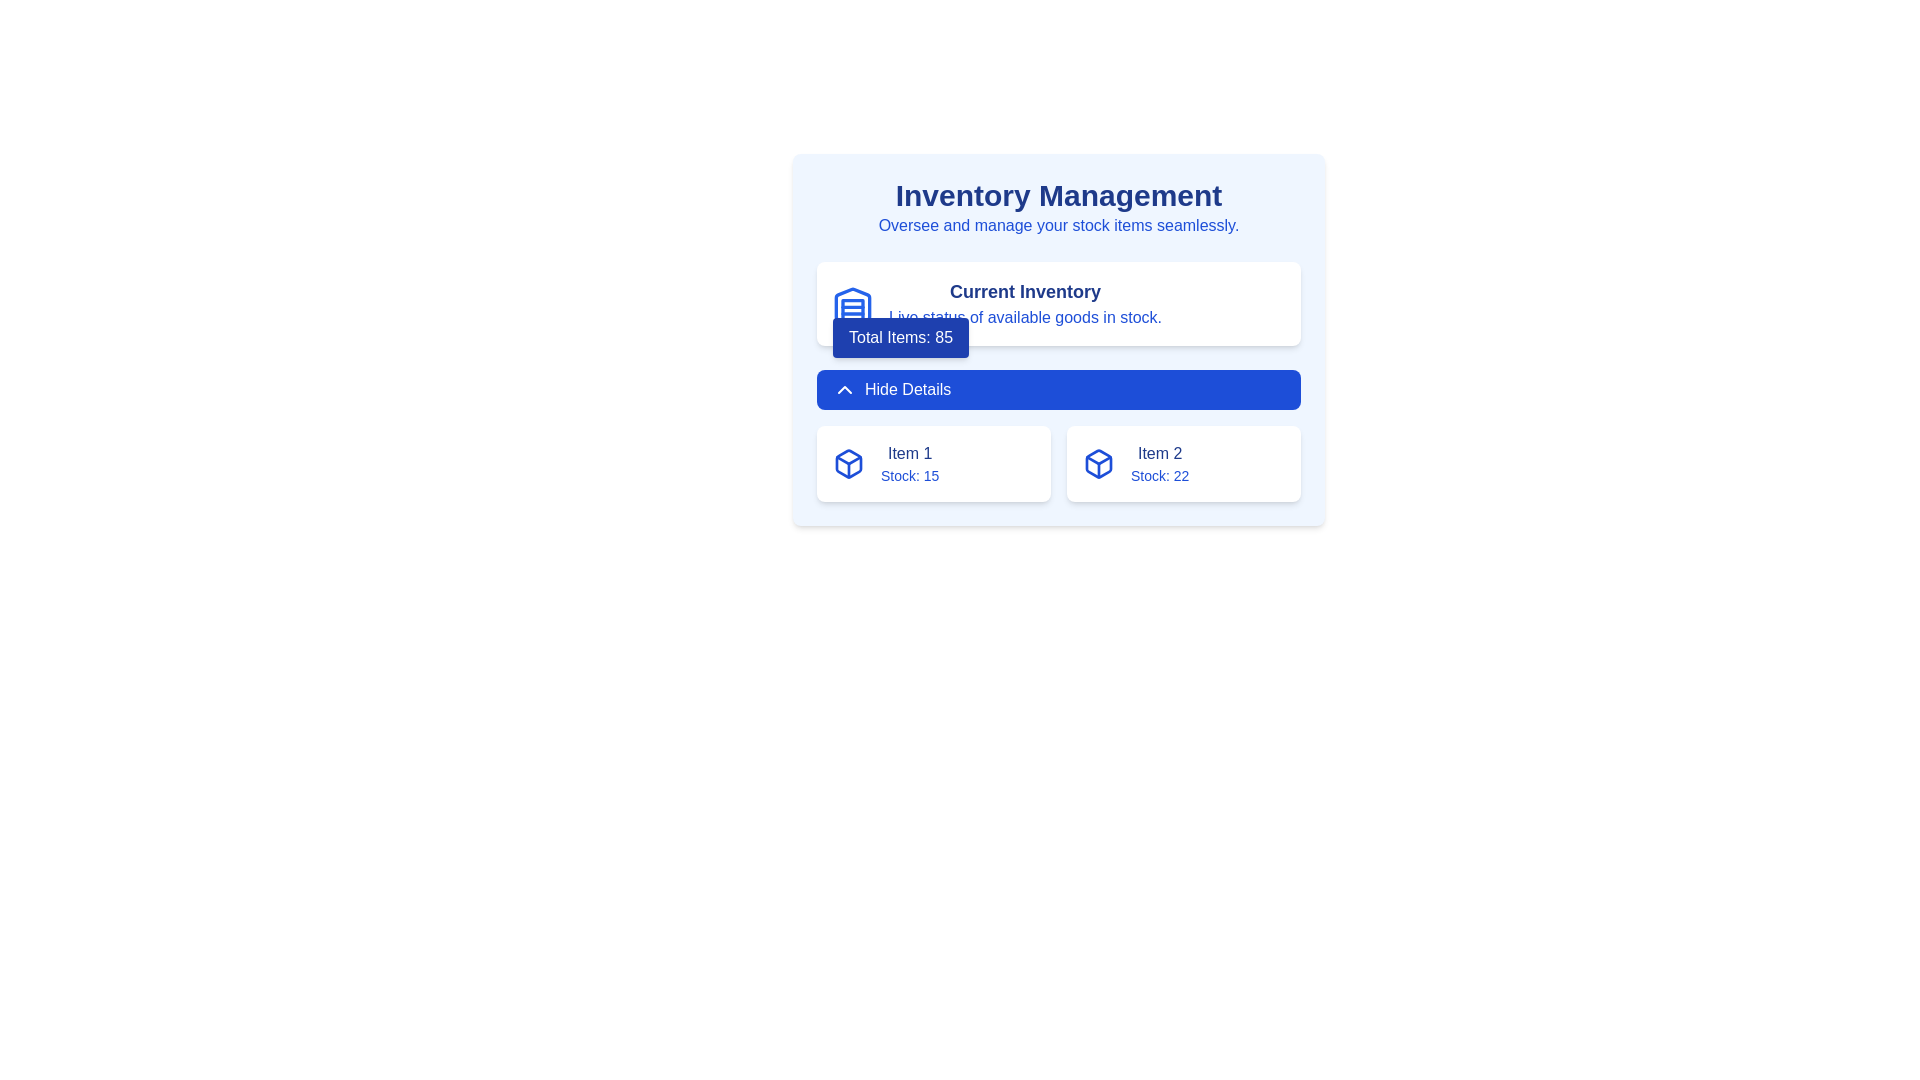  Describe the element at coordinates (909, 454) in the screenshot. I see `the content of the text label displaying the name of the inventory item, located in the first item group under the inventory details section, above the 'Stock: 15' text` at that location.